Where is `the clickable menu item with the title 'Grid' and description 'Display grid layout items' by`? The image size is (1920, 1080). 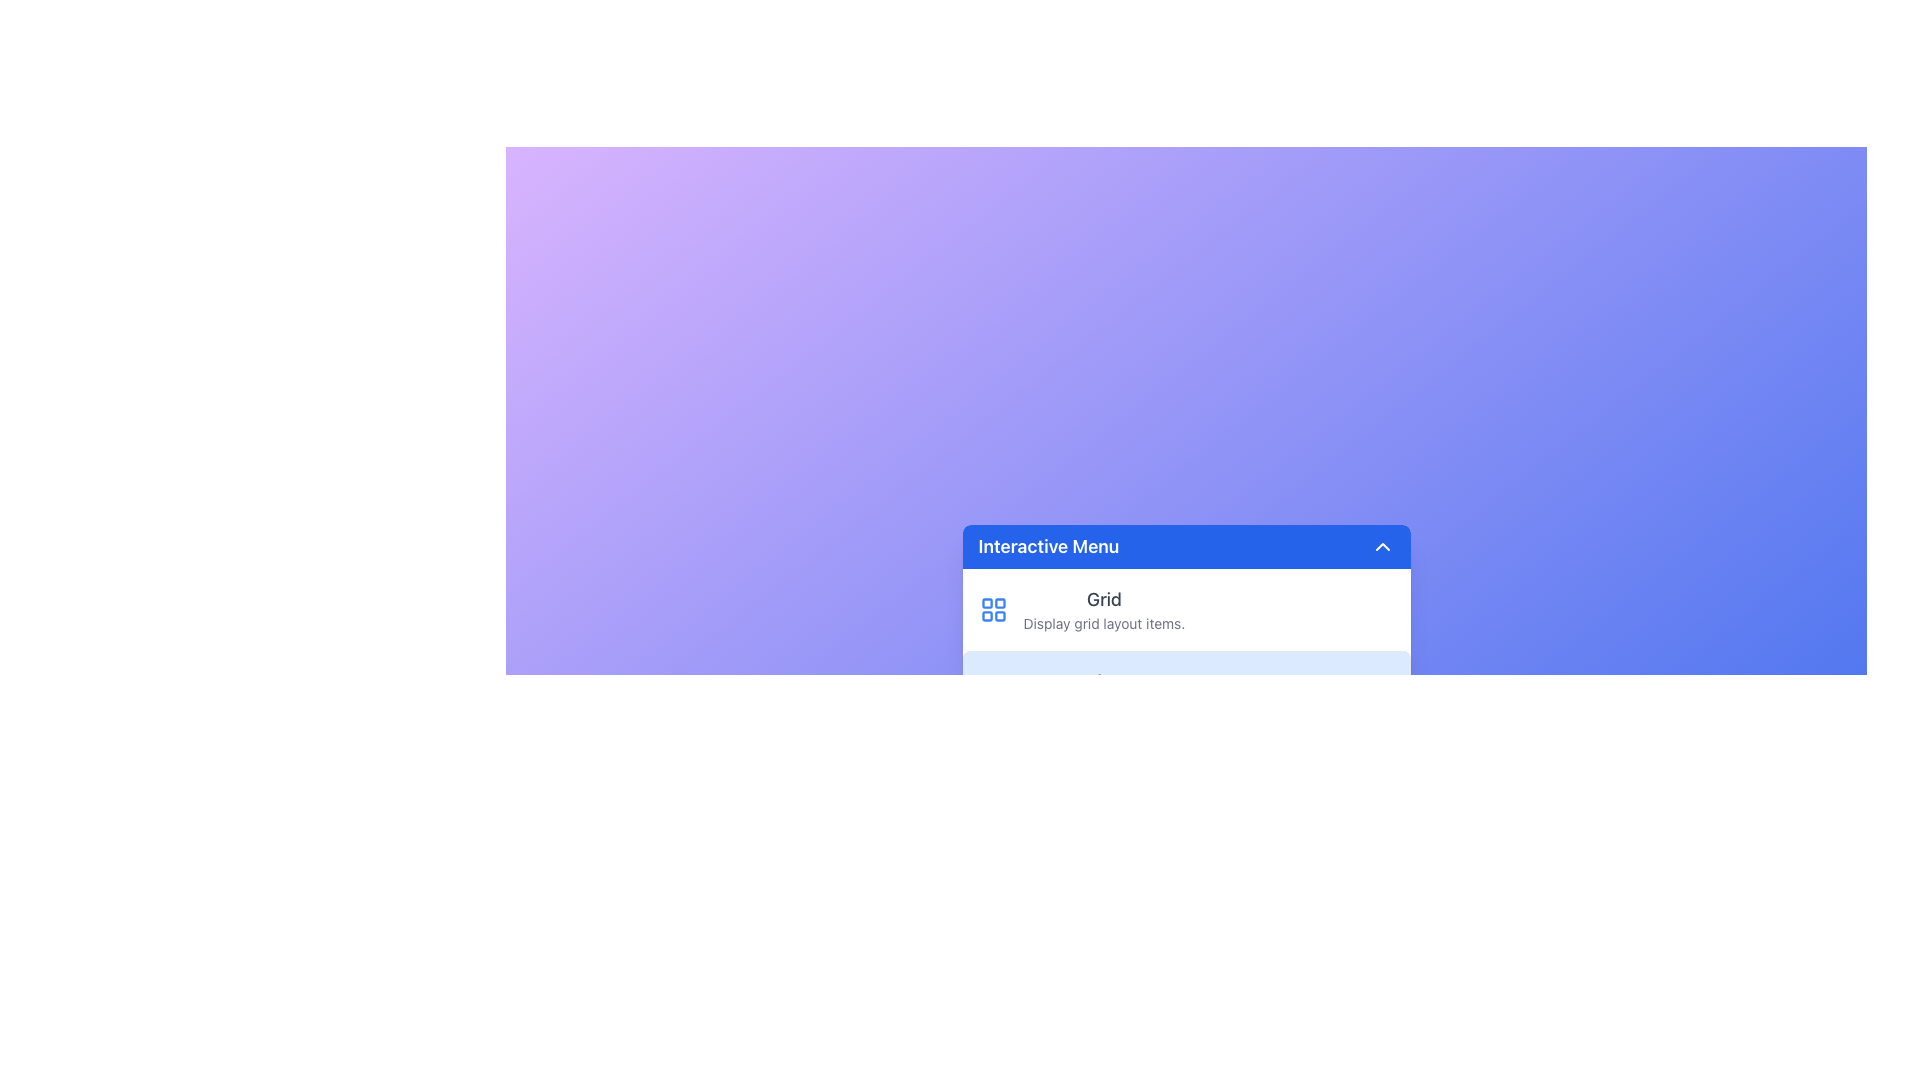
the clickable menu item with the title 'Grid' and description 'Display grid layout items' by is located at coordinates (1186, 608).